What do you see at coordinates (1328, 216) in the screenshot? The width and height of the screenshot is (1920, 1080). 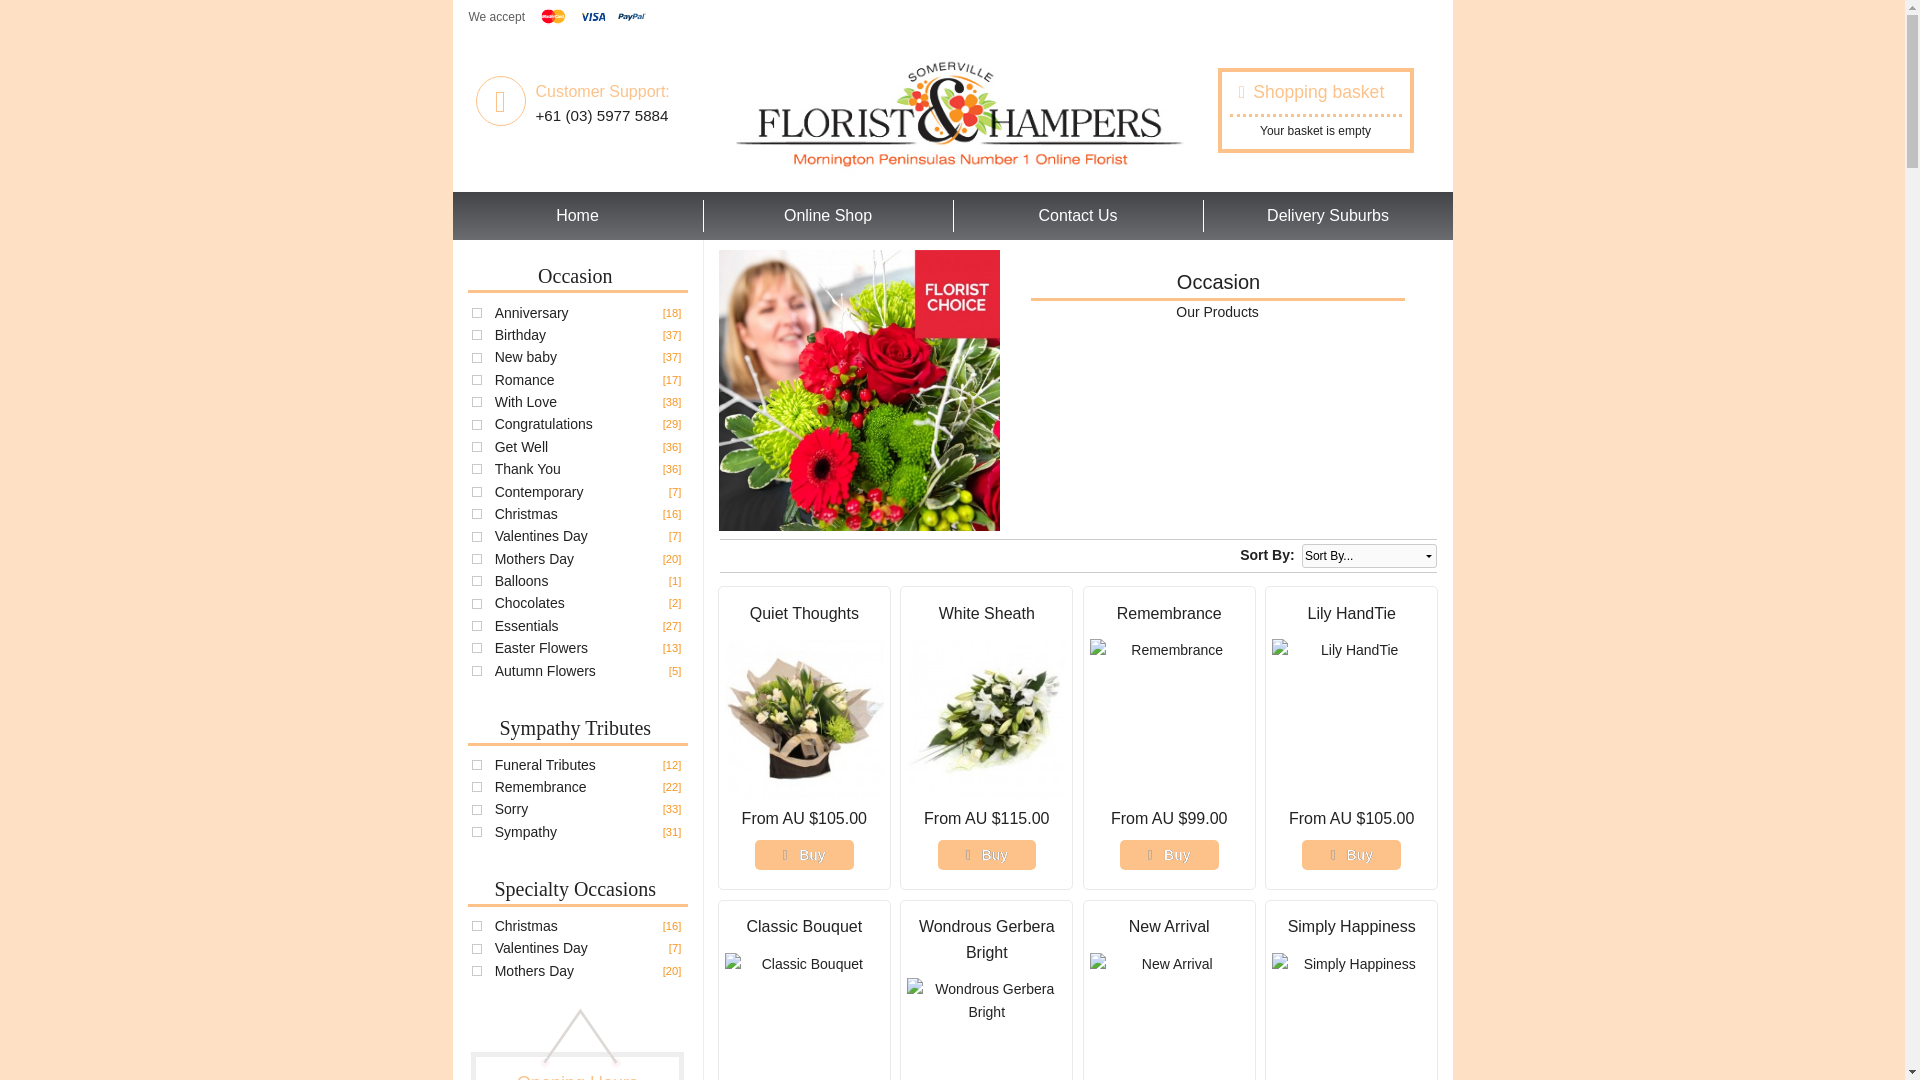 I see `'Delivery Suburbs'` at bounding box center [1328, 216].